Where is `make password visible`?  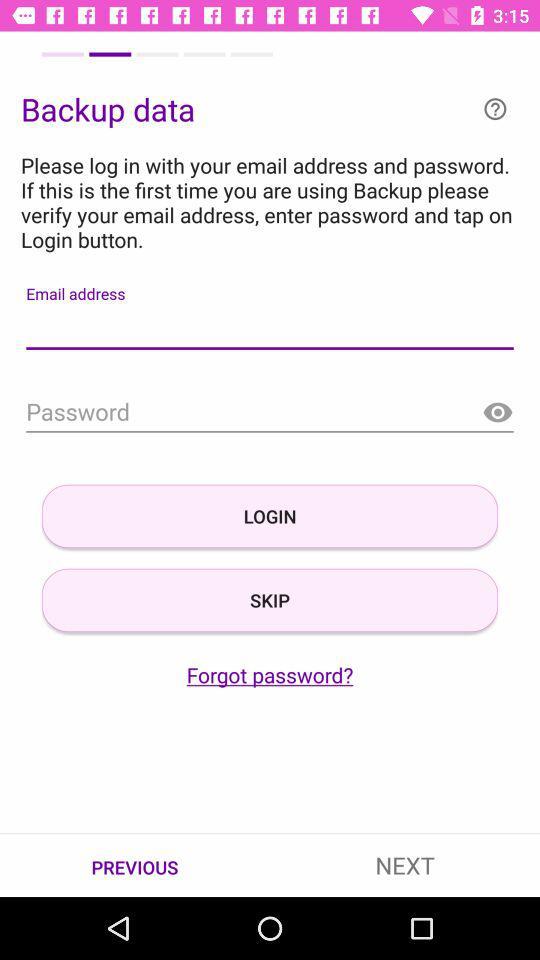
make password visible is located at coordinates (496, 412).